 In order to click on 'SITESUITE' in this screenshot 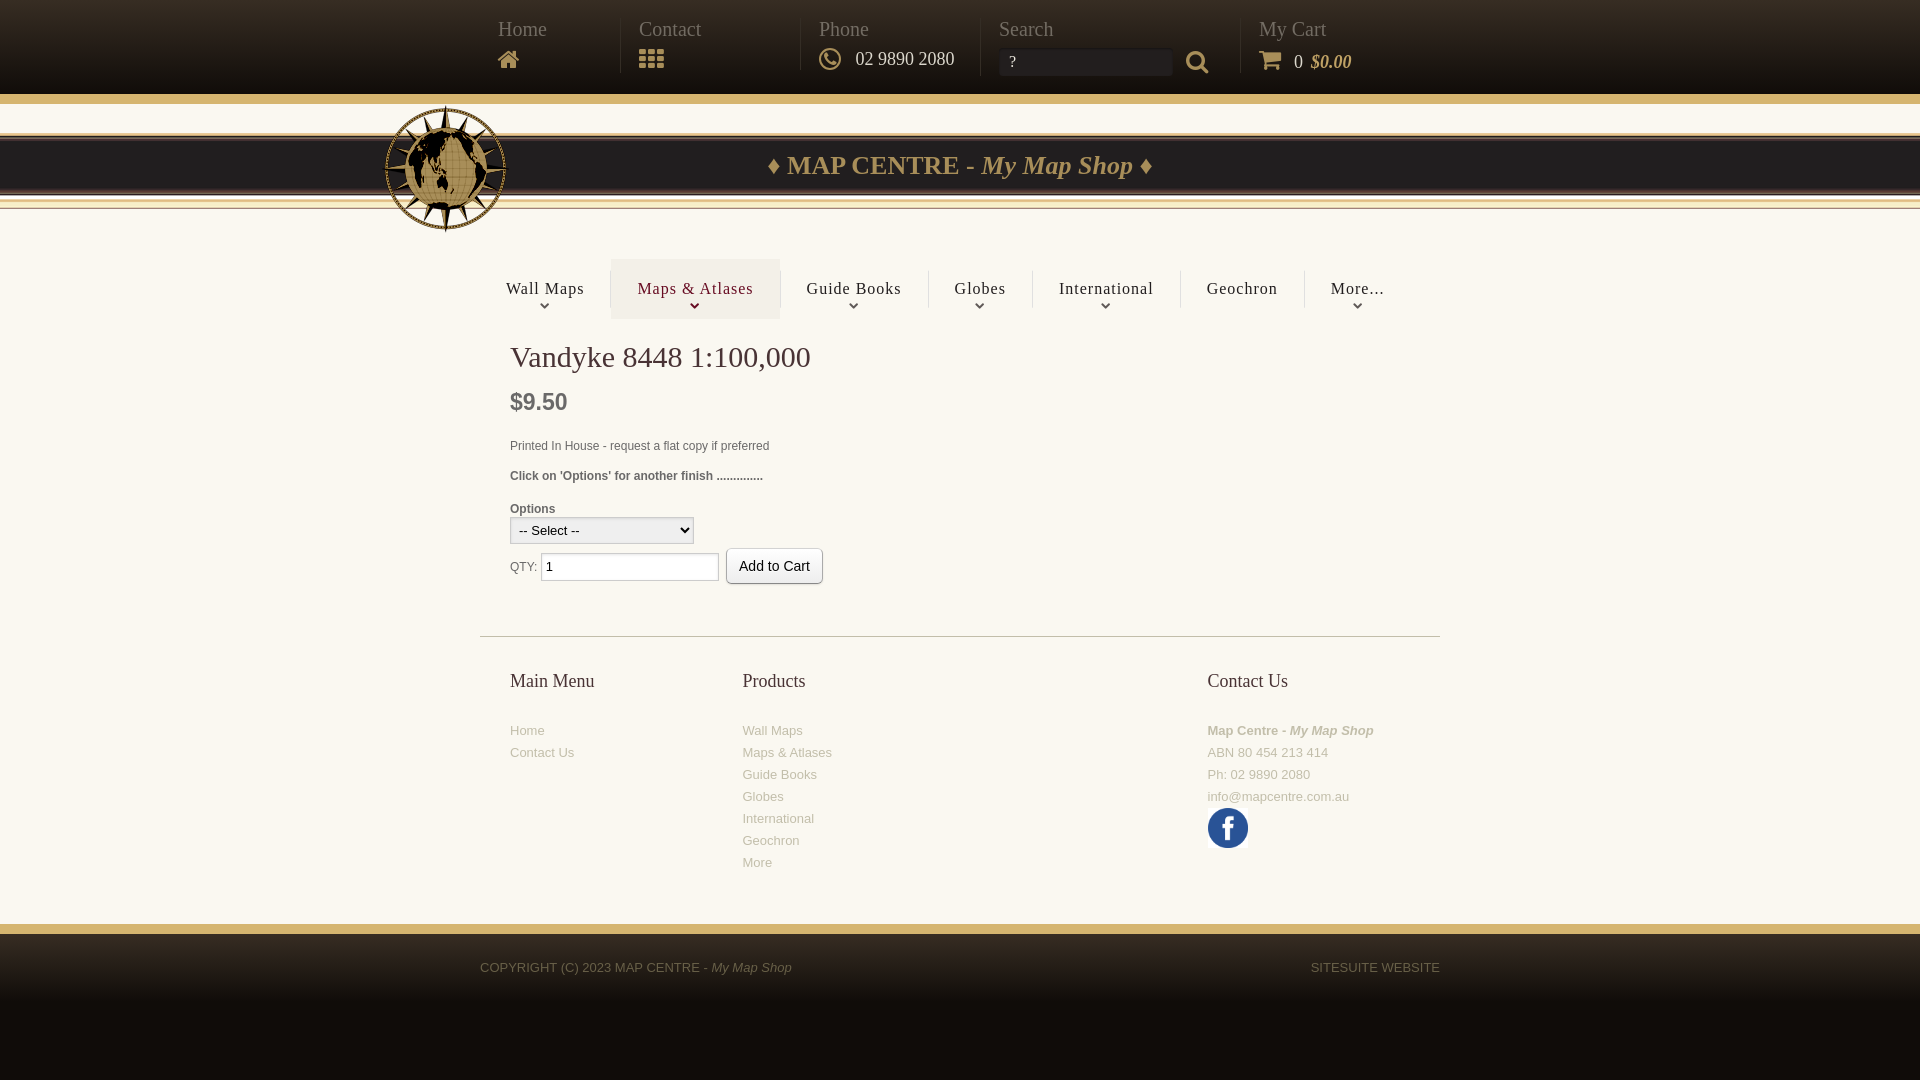, I will do `click(1344, 966)`.